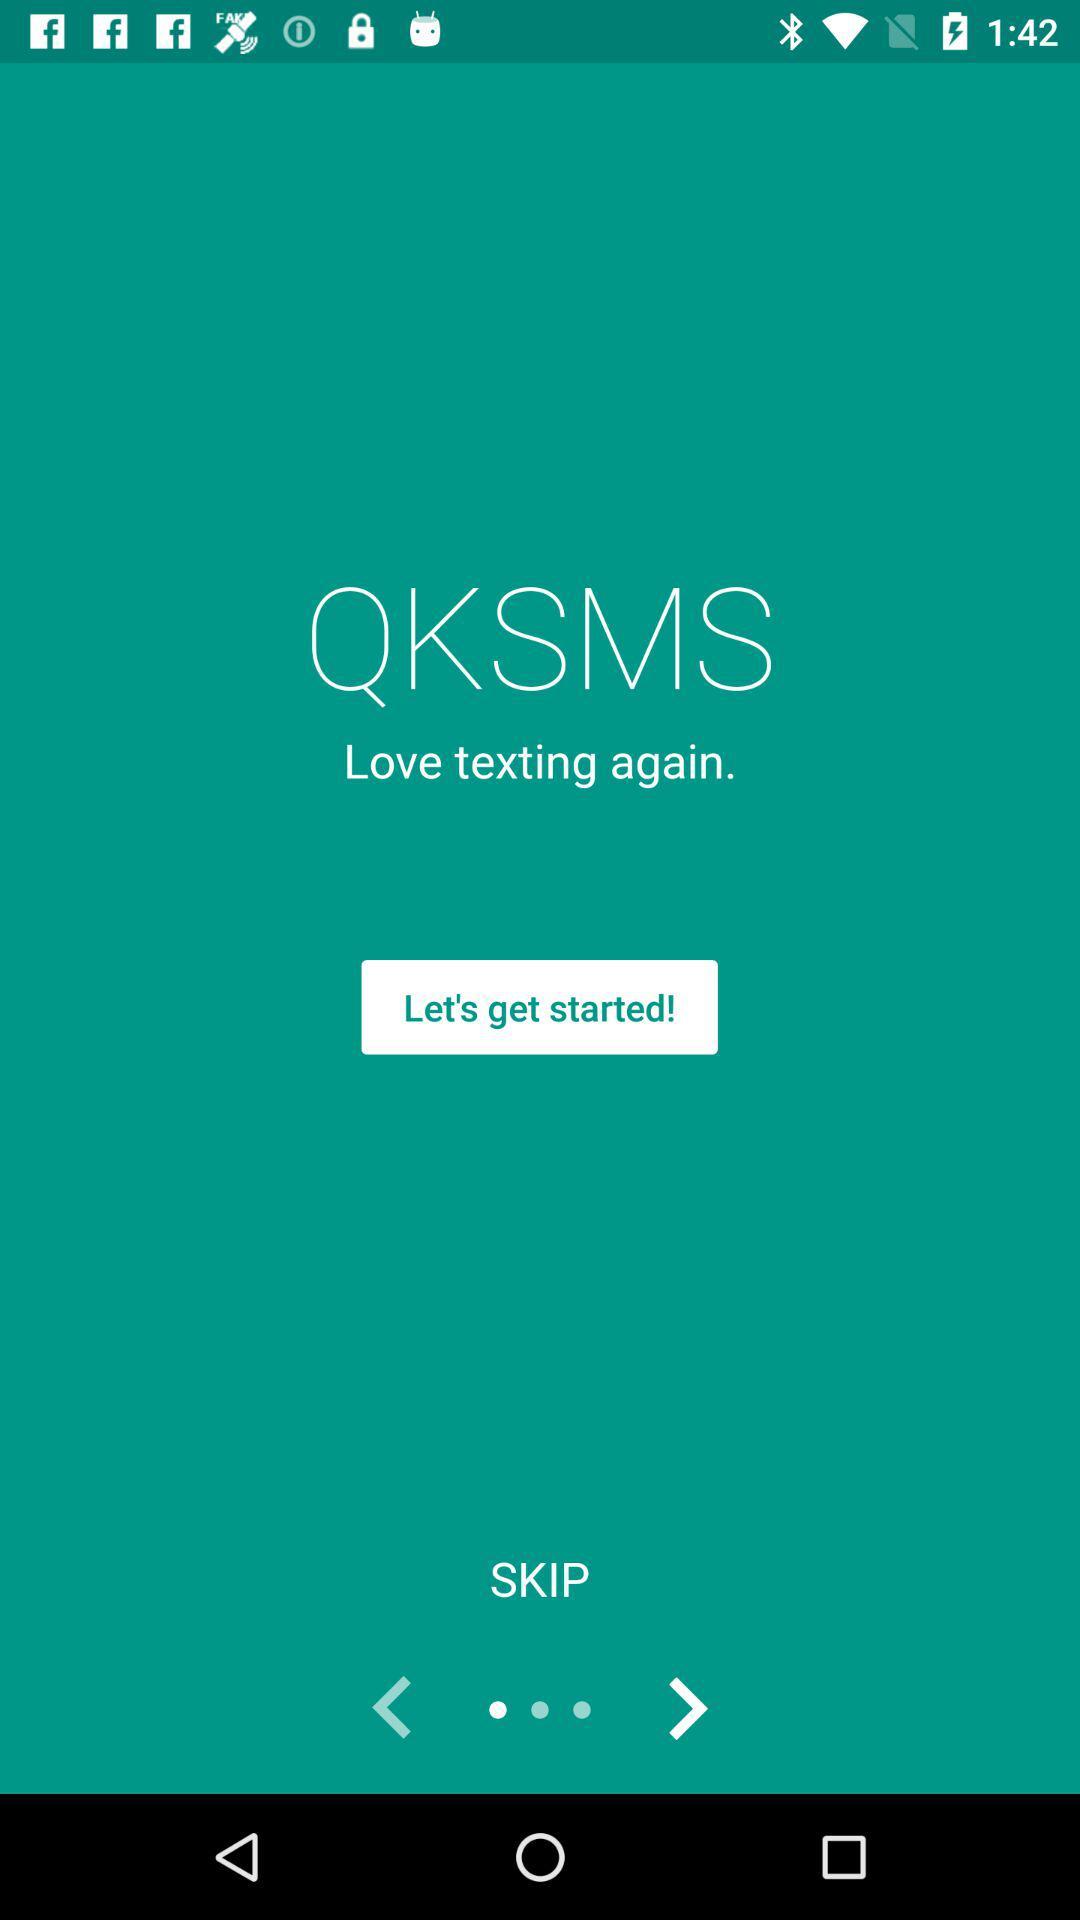  Describe the element at coordinates (393, 1708) in the screenshot. I see `go back` at that location.